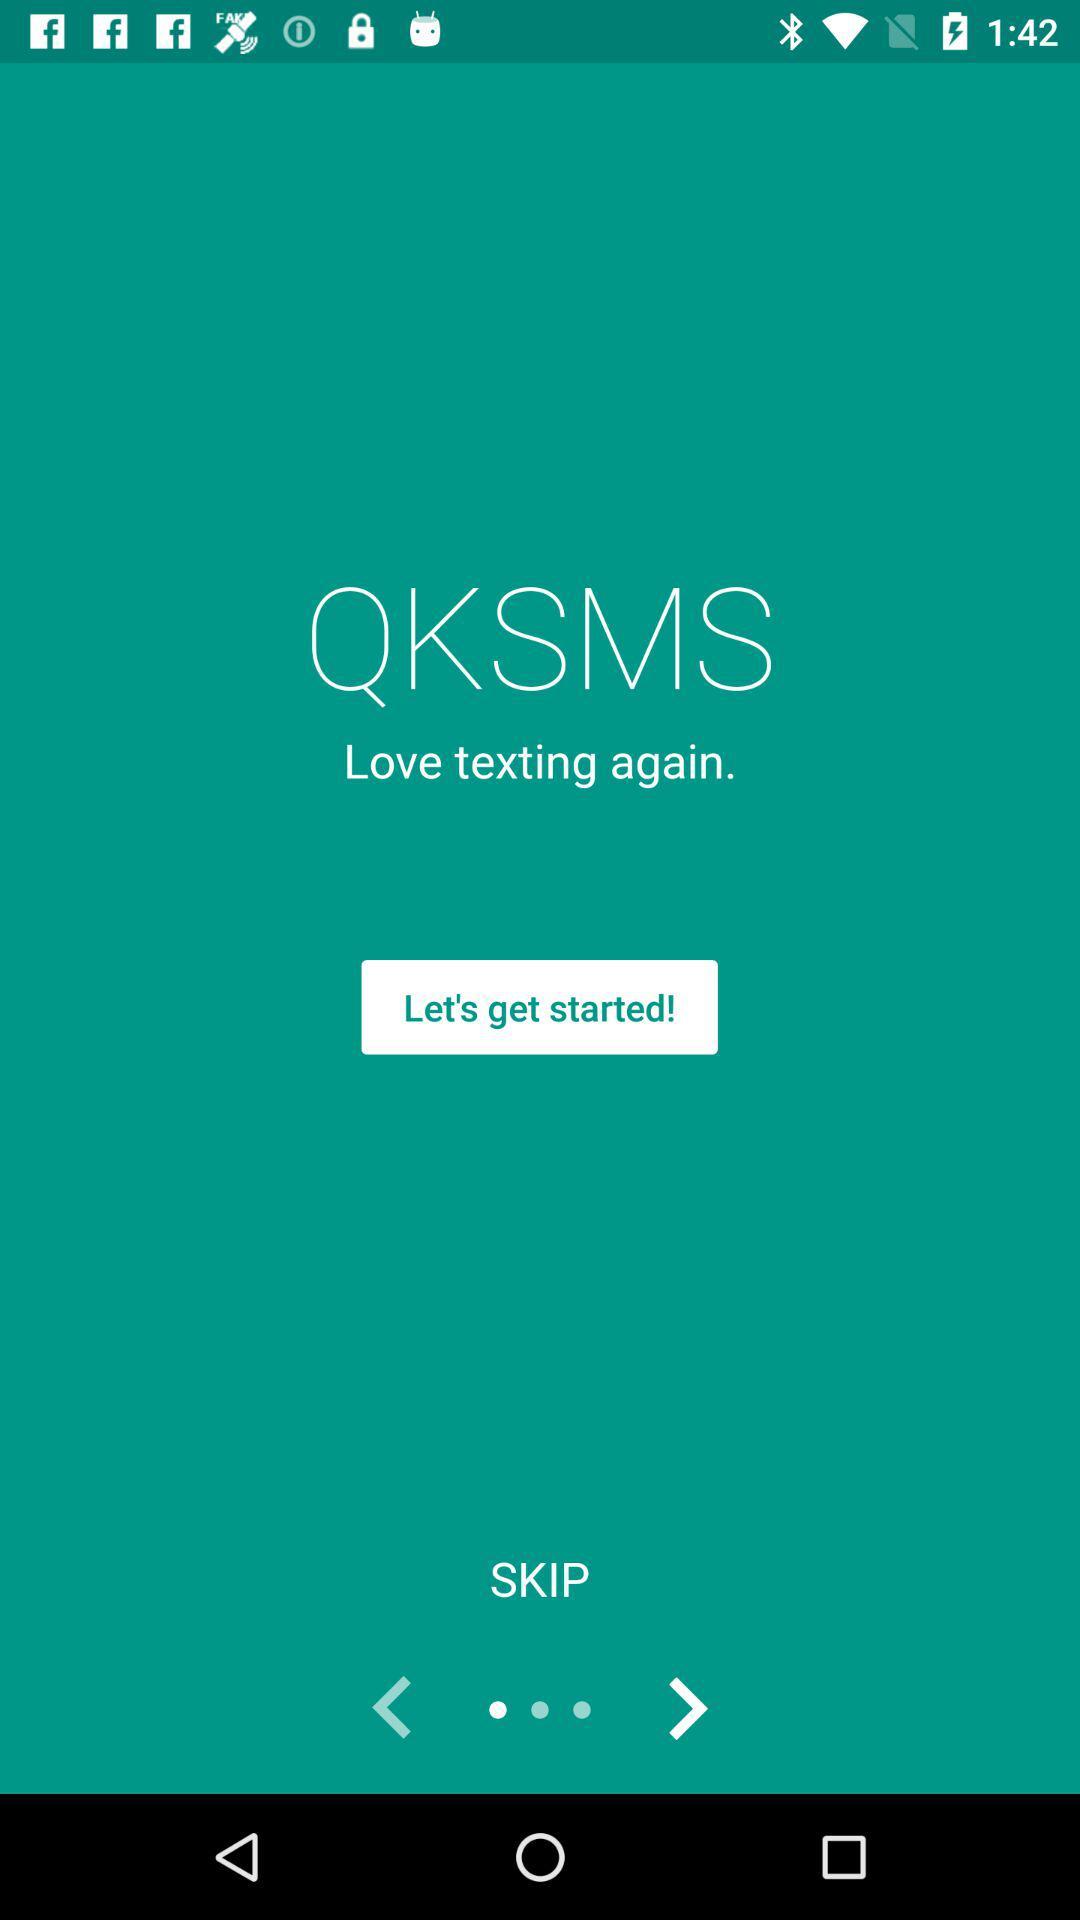  Describe the element at coordinates (393, 1708) in the screenshot. I see `go back` at that location.